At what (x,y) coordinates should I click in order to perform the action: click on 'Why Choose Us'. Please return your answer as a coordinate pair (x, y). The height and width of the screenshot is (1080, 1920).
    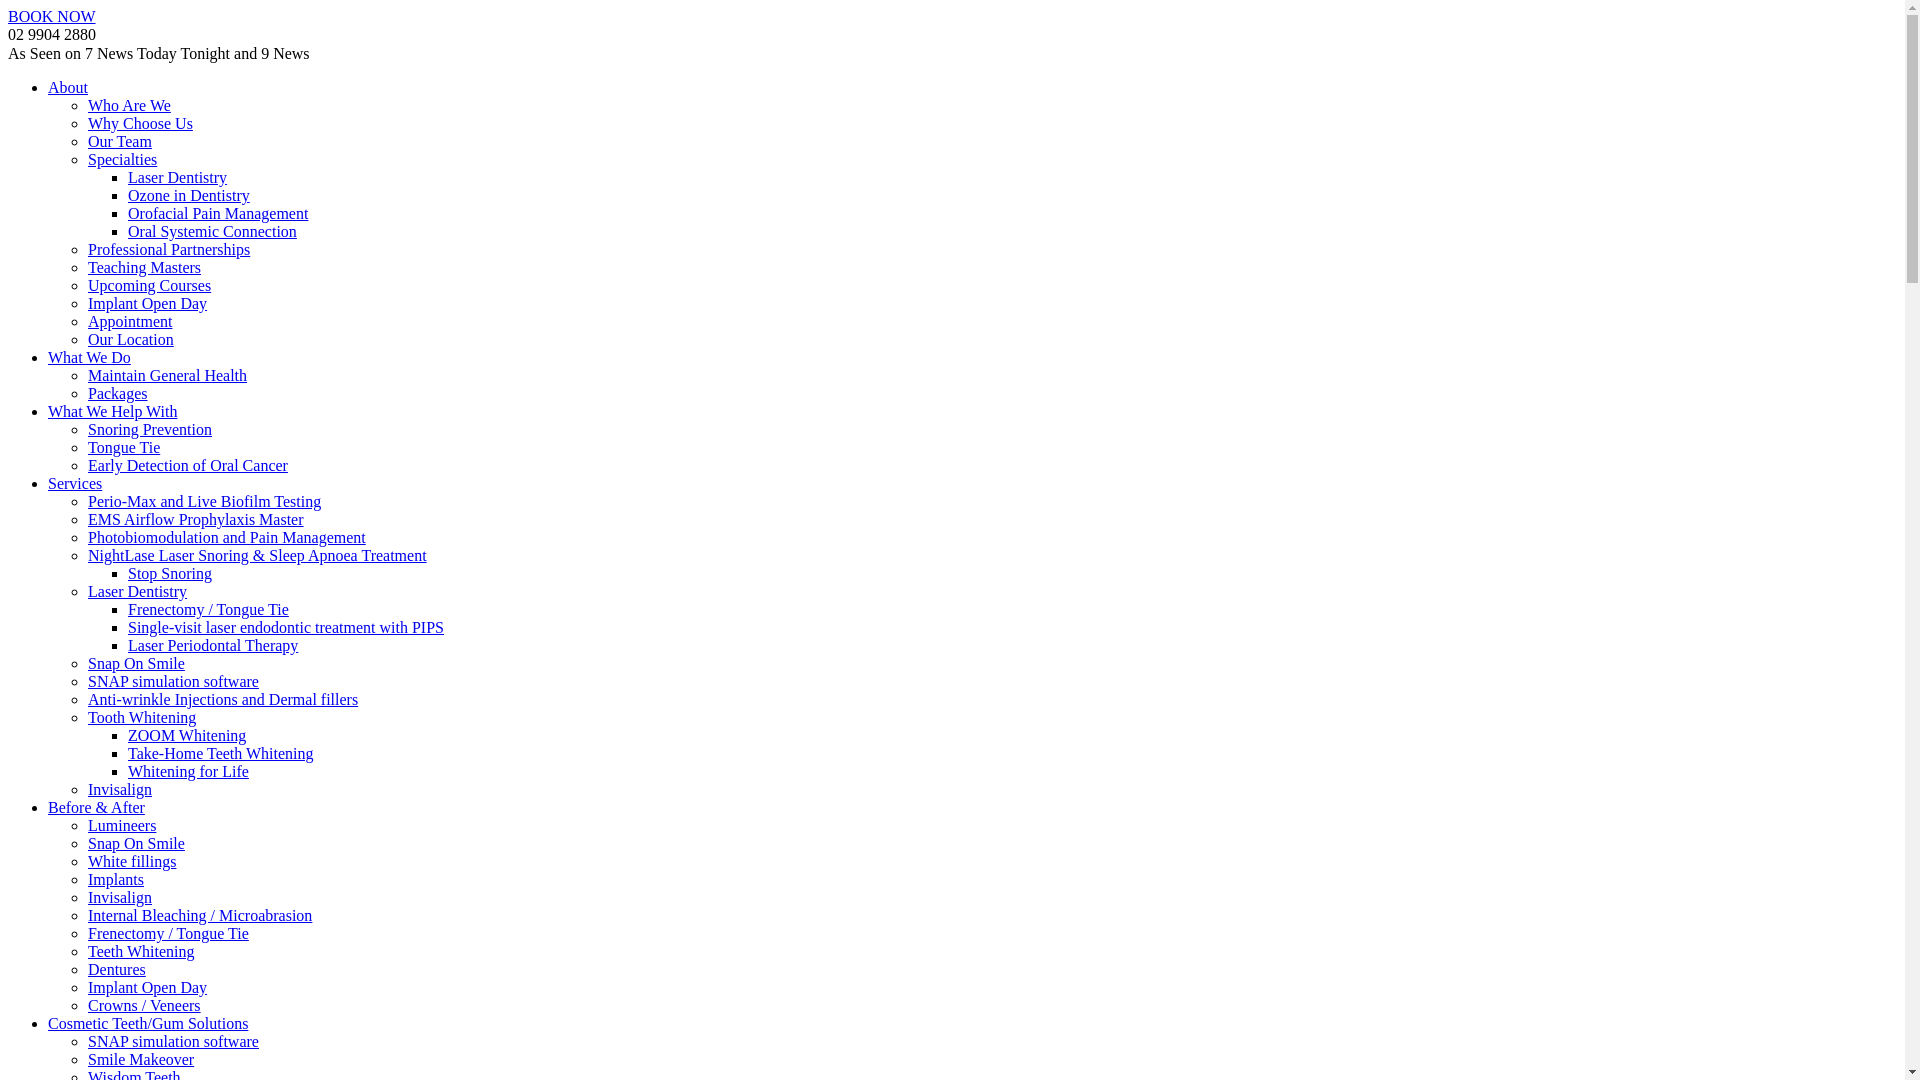
    Looking at the image, I should click on (139, 123).